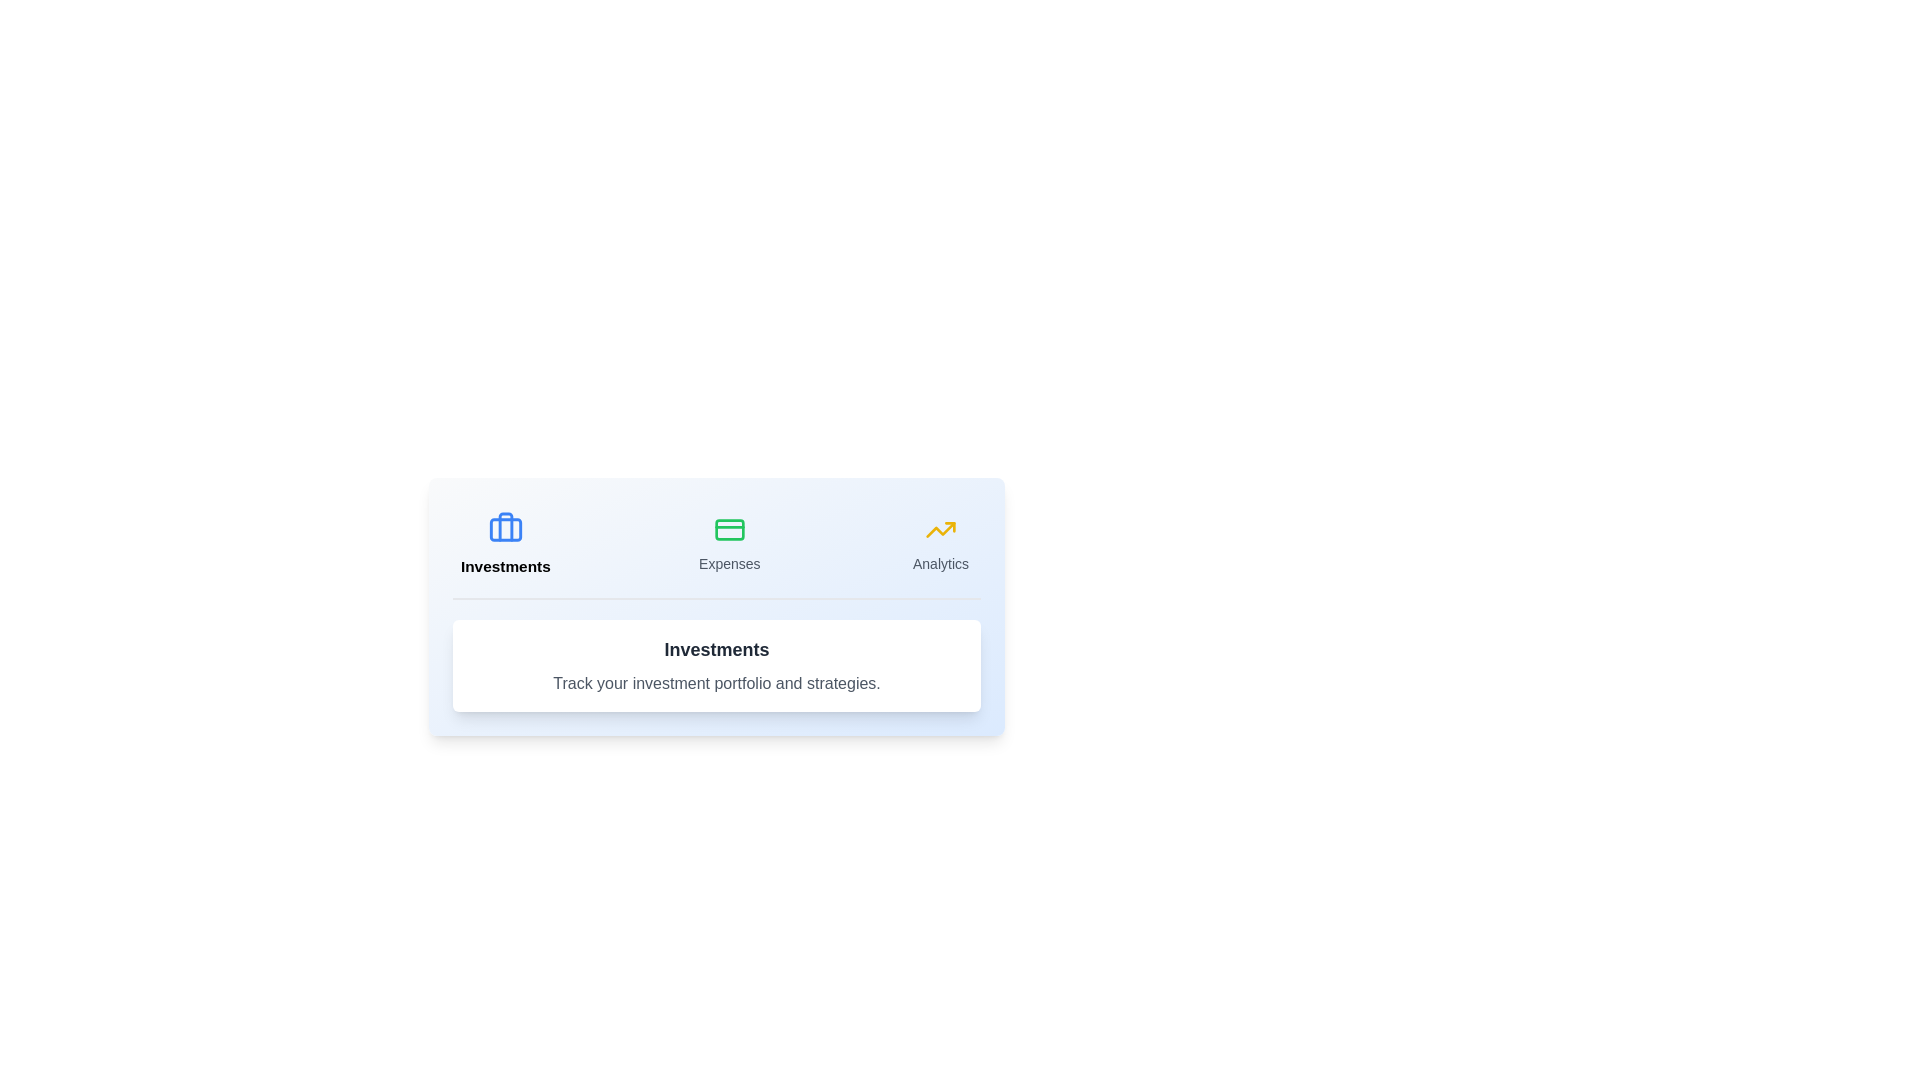  What do you see at coordinates (505, 543) in the screenshot?
I see `the Investments tab to view its content` at bounding box center [505, 543].